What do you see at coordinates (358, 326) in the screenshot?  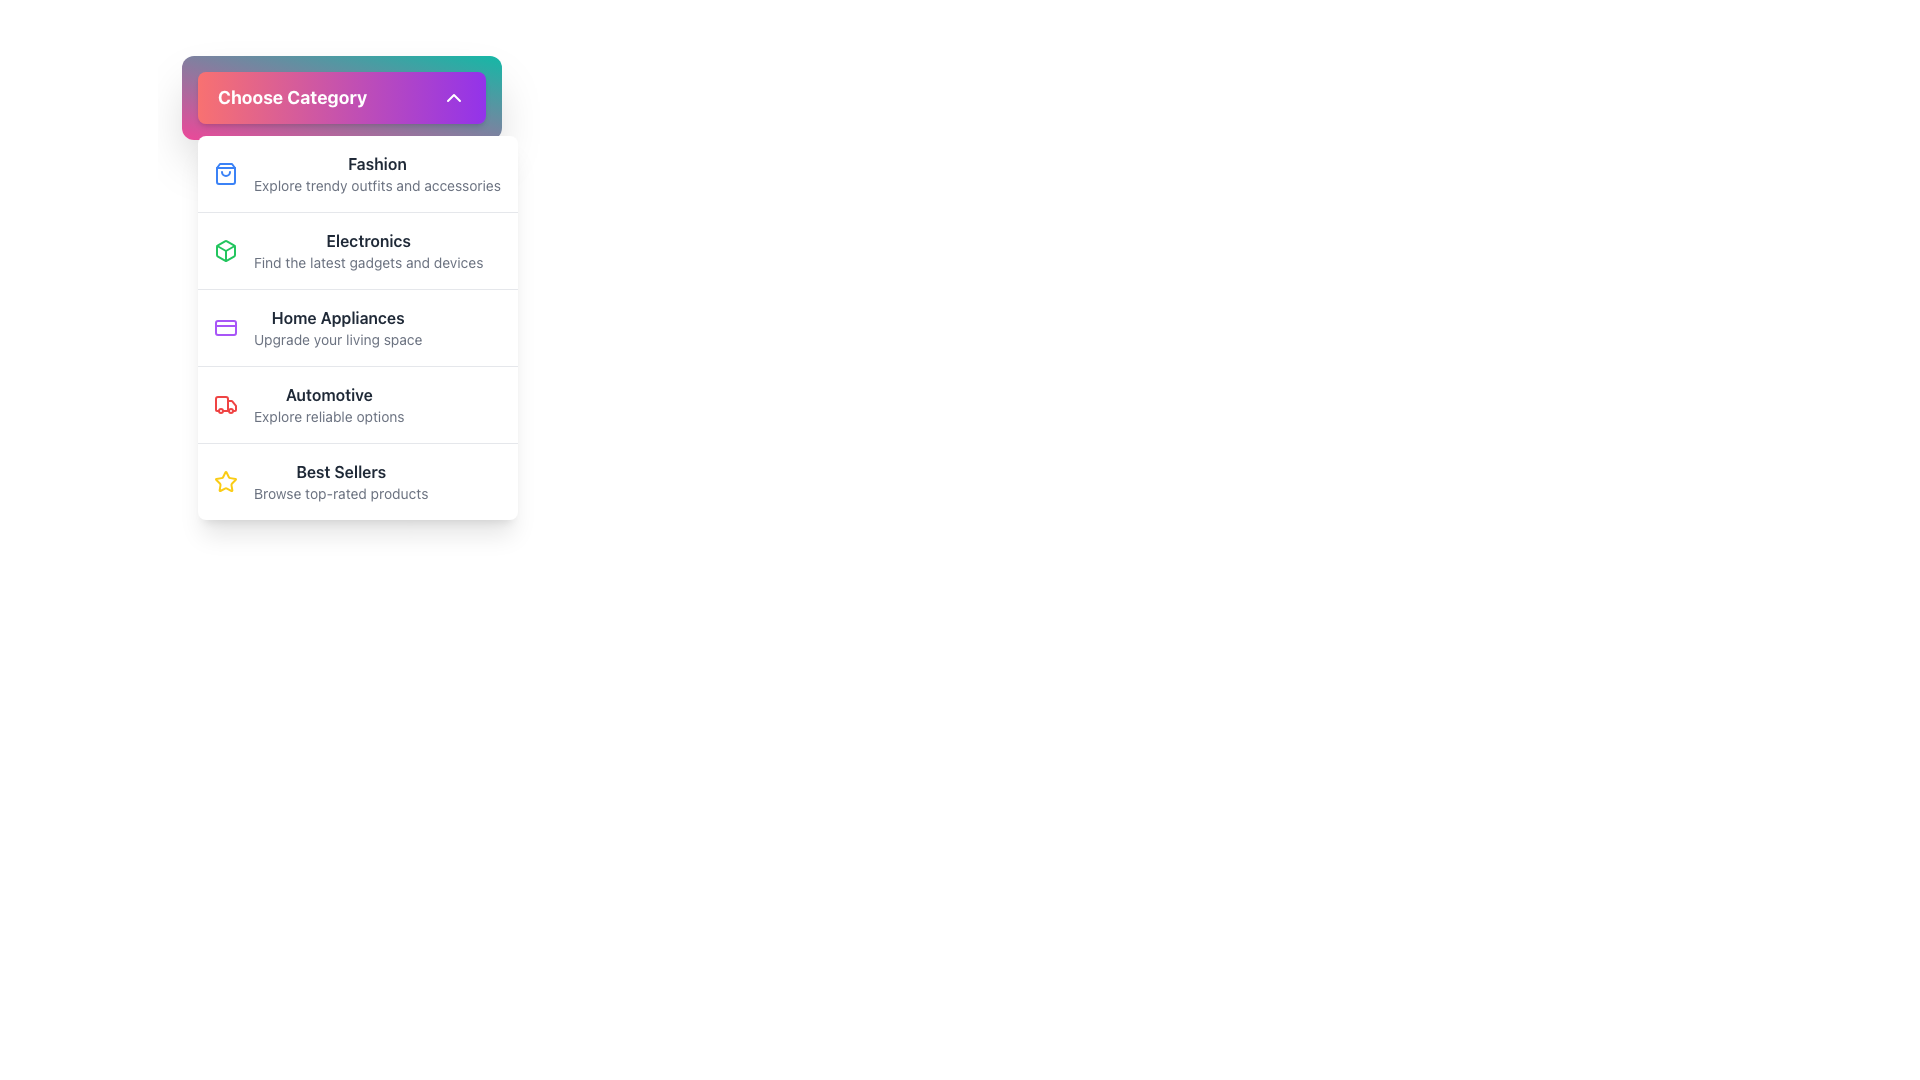 I see `the 'Home Appliances' list item, which is highlighted with a purple icon` at bounding box center [358, 326].